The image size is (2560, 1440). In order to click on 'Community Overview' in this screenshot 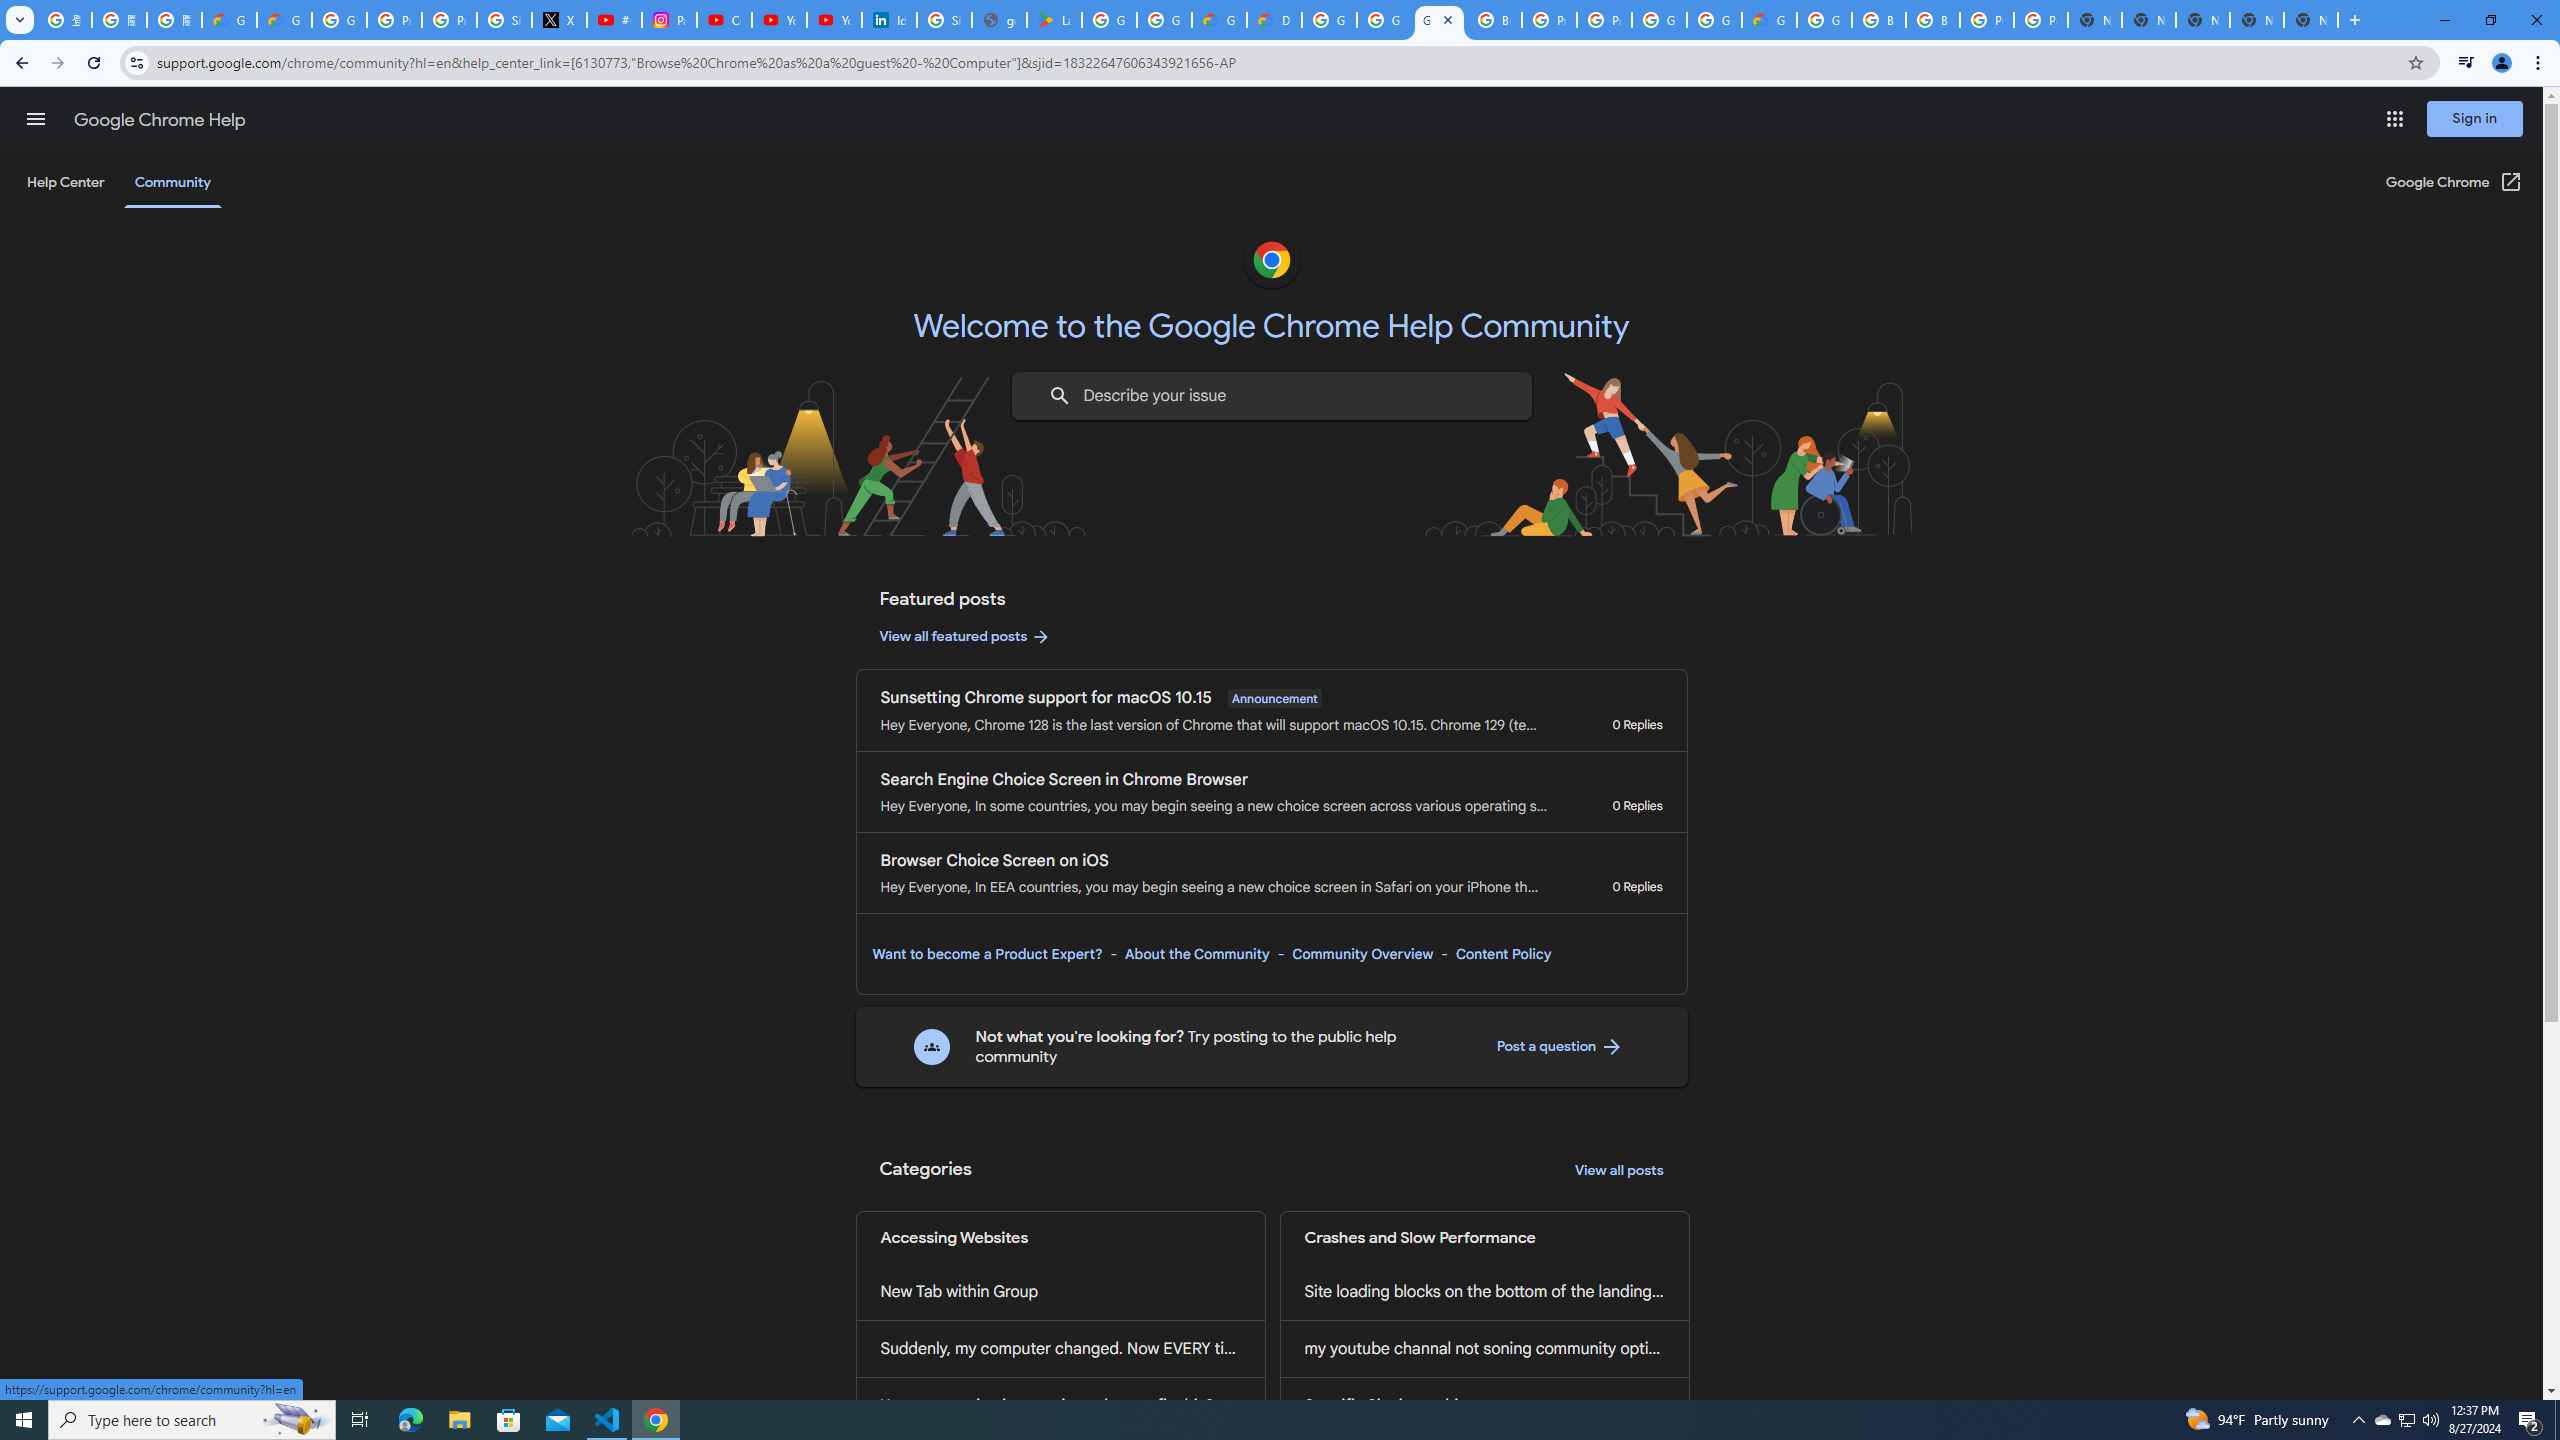, I will do `click(1362, 953)`.